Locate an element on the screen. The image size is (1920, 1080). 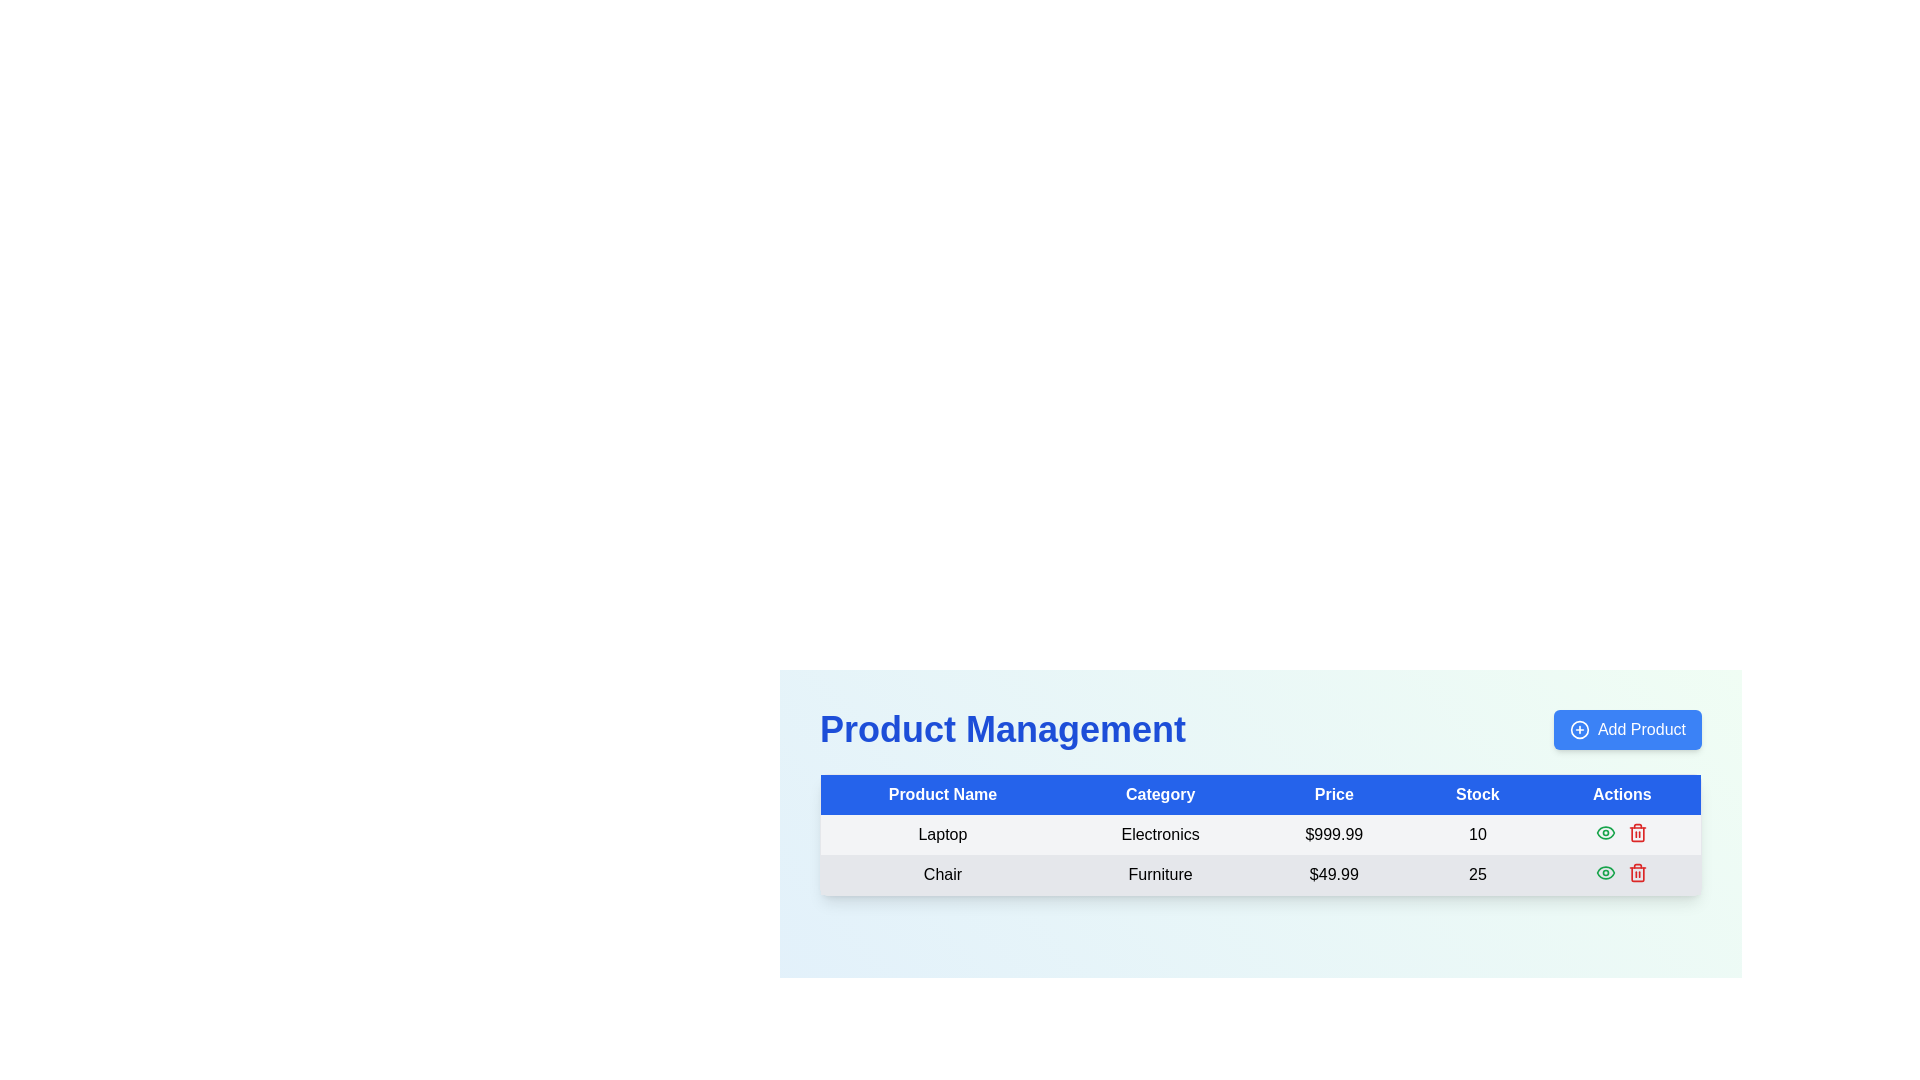
the trash bin icon, which is the second figure in the trash icon group located in the 'Actions' column of the table, to perform a delete action if it is actionable is located at coordinates (1637, 833).